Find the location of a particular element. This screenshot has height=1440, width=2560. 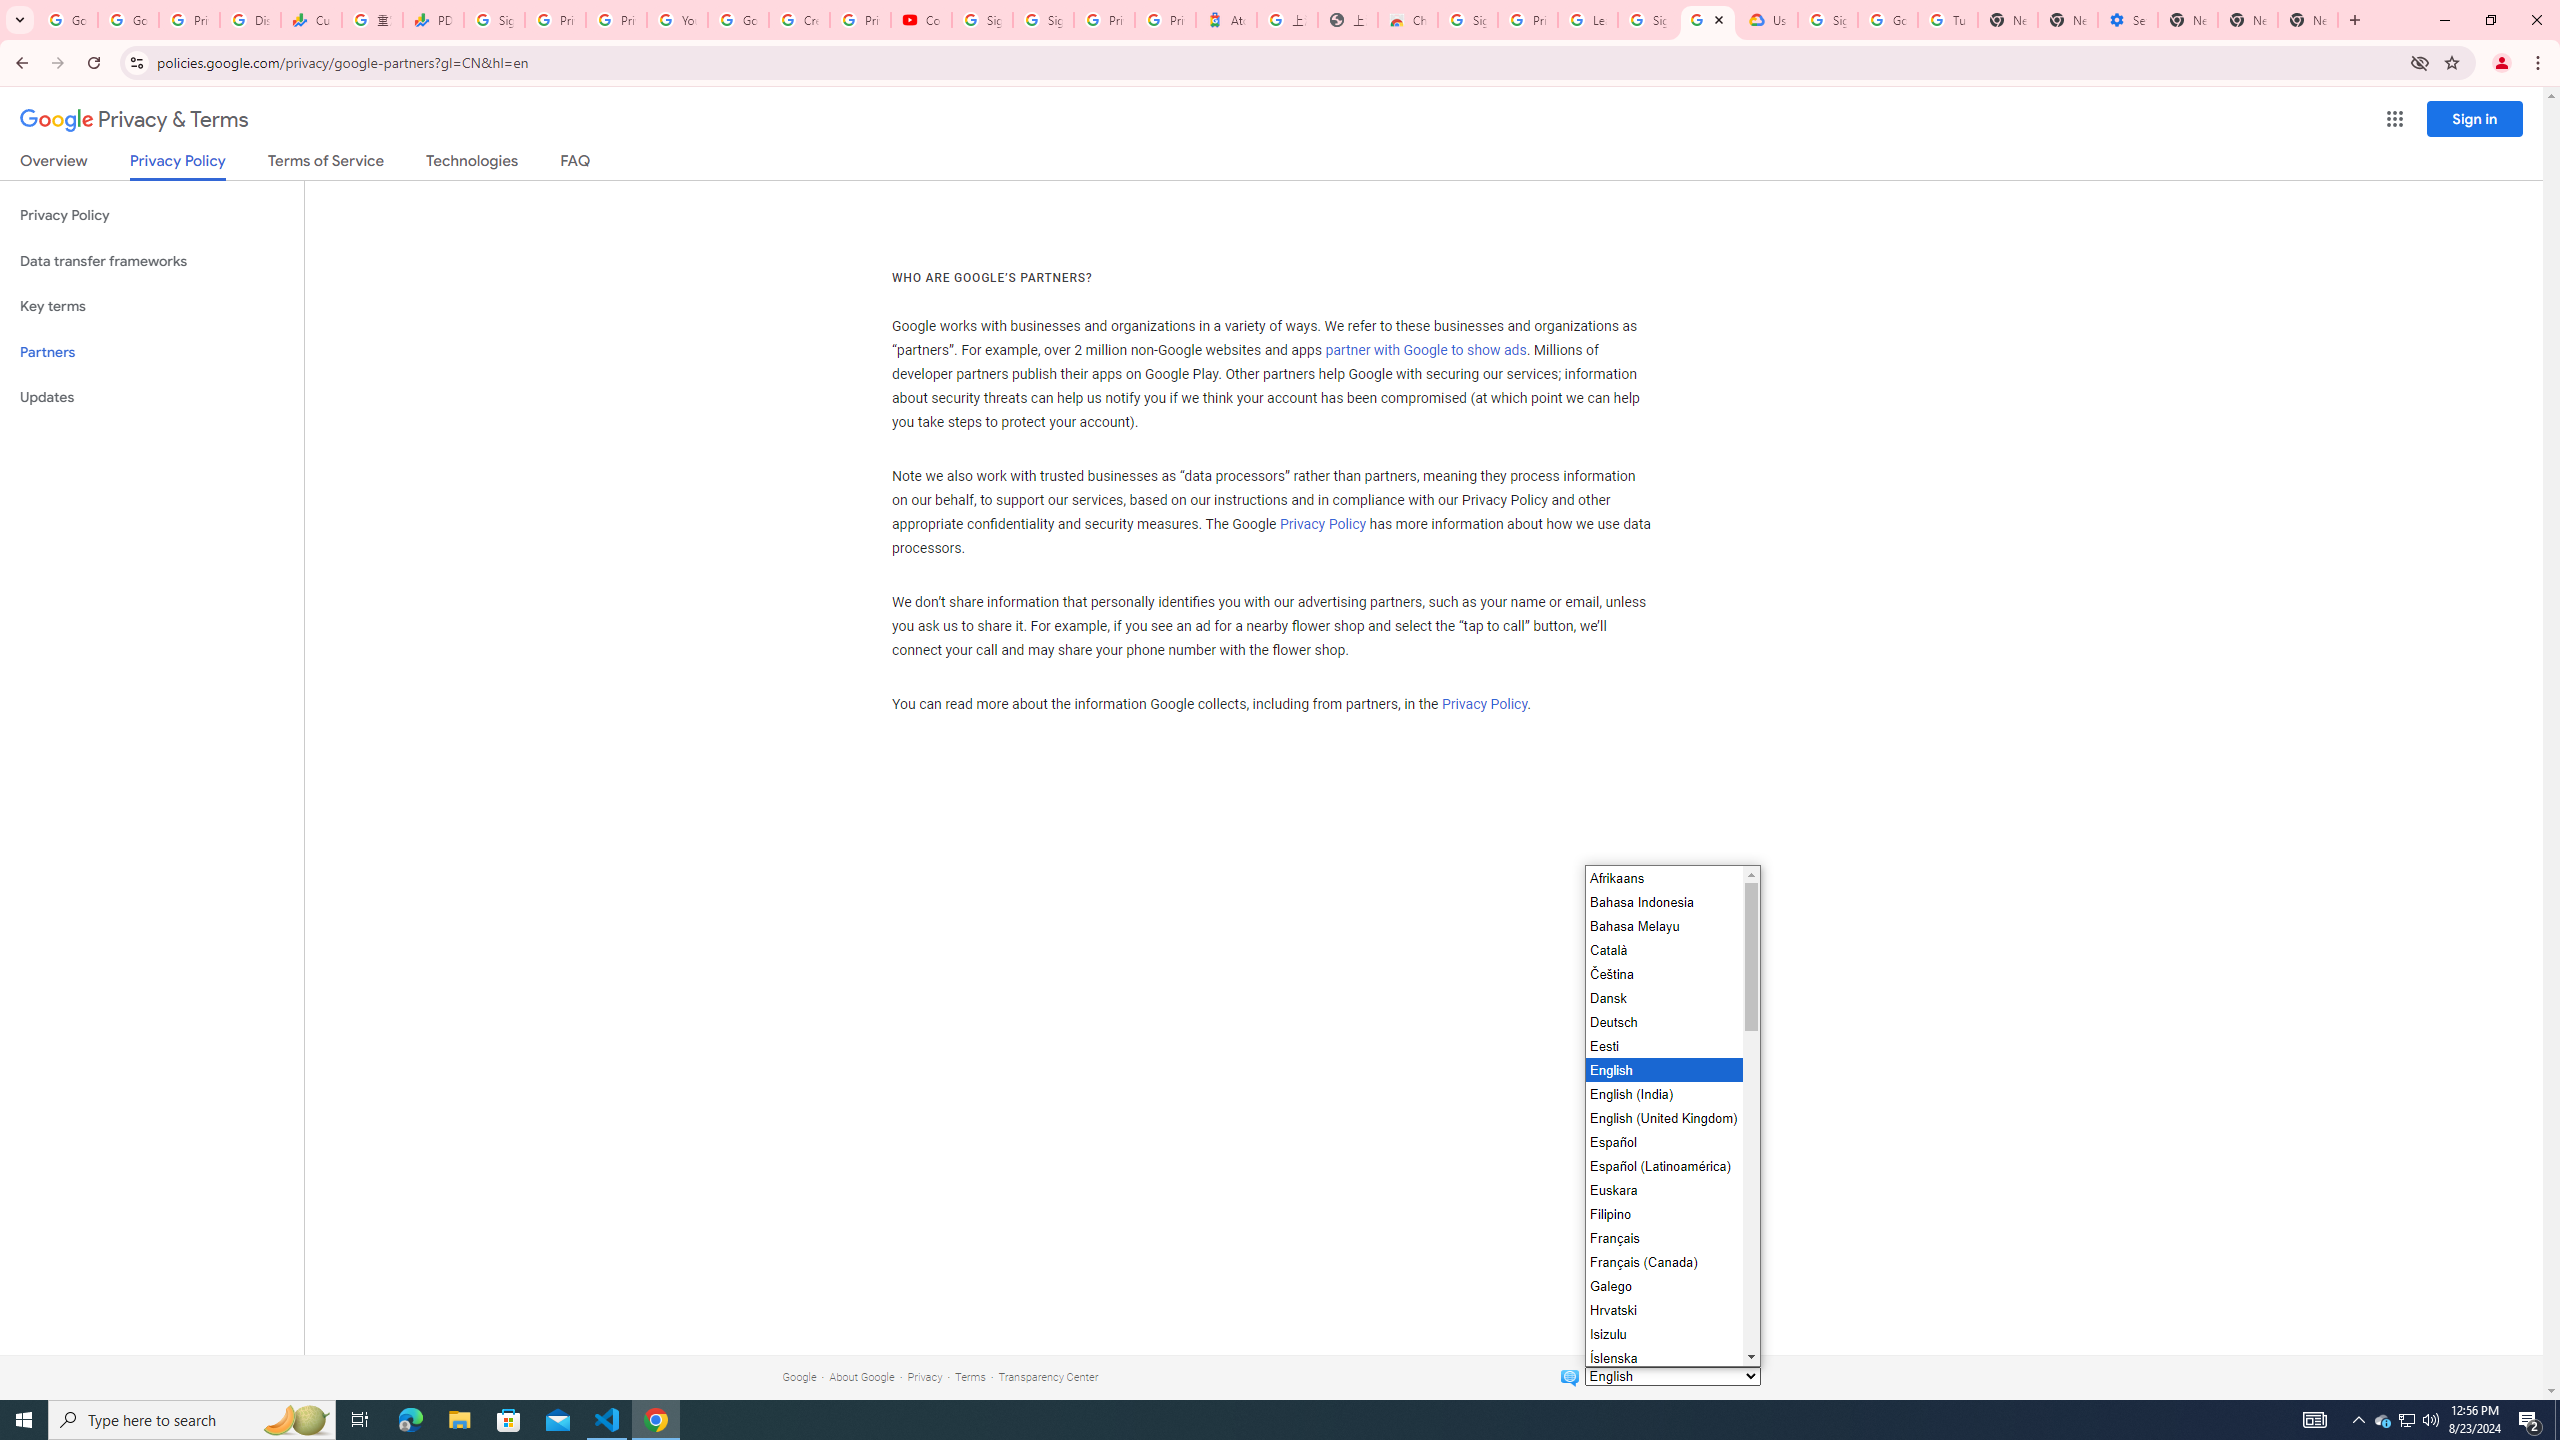

'Transparency Center' is located at coordinates (1047, 1376).